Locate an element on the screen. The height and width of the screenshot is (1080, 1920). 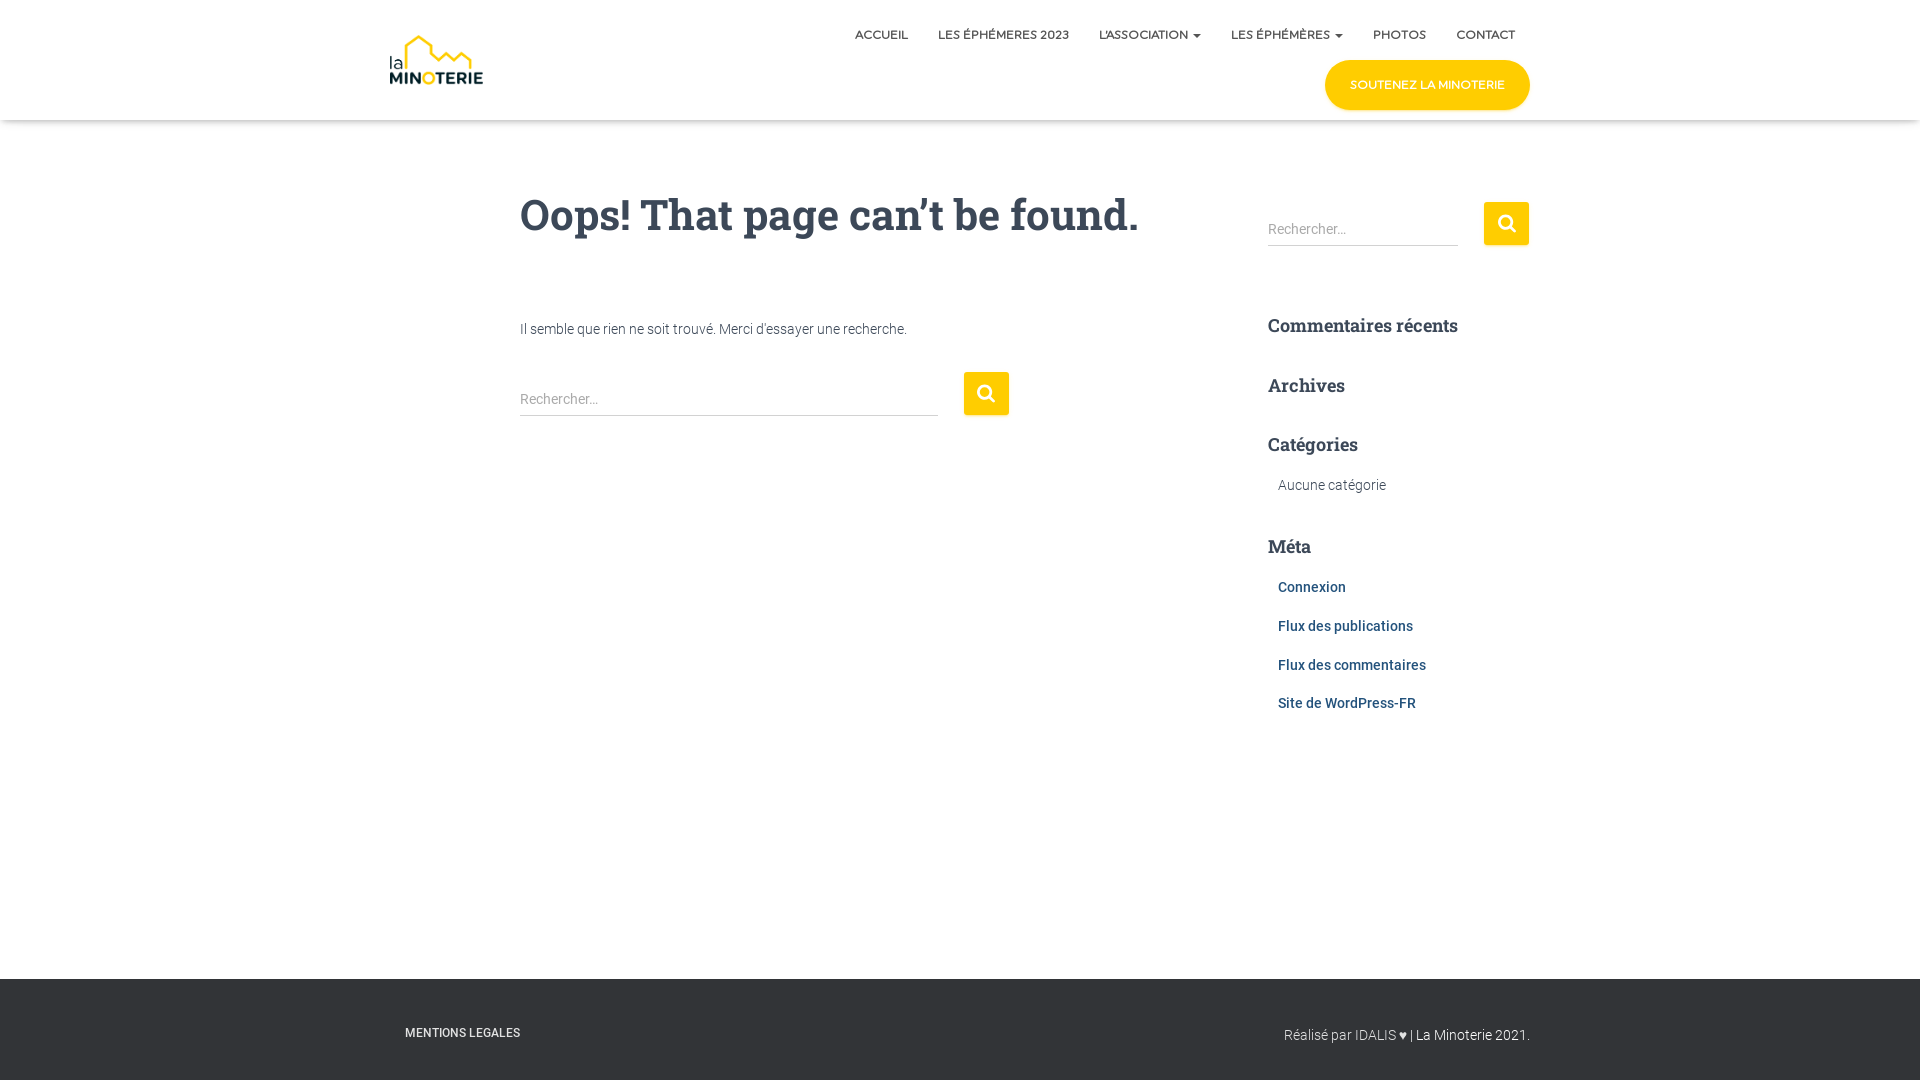
'SOUTENEZ LA MINOTERIE' is located at coordinates (1426, 83).